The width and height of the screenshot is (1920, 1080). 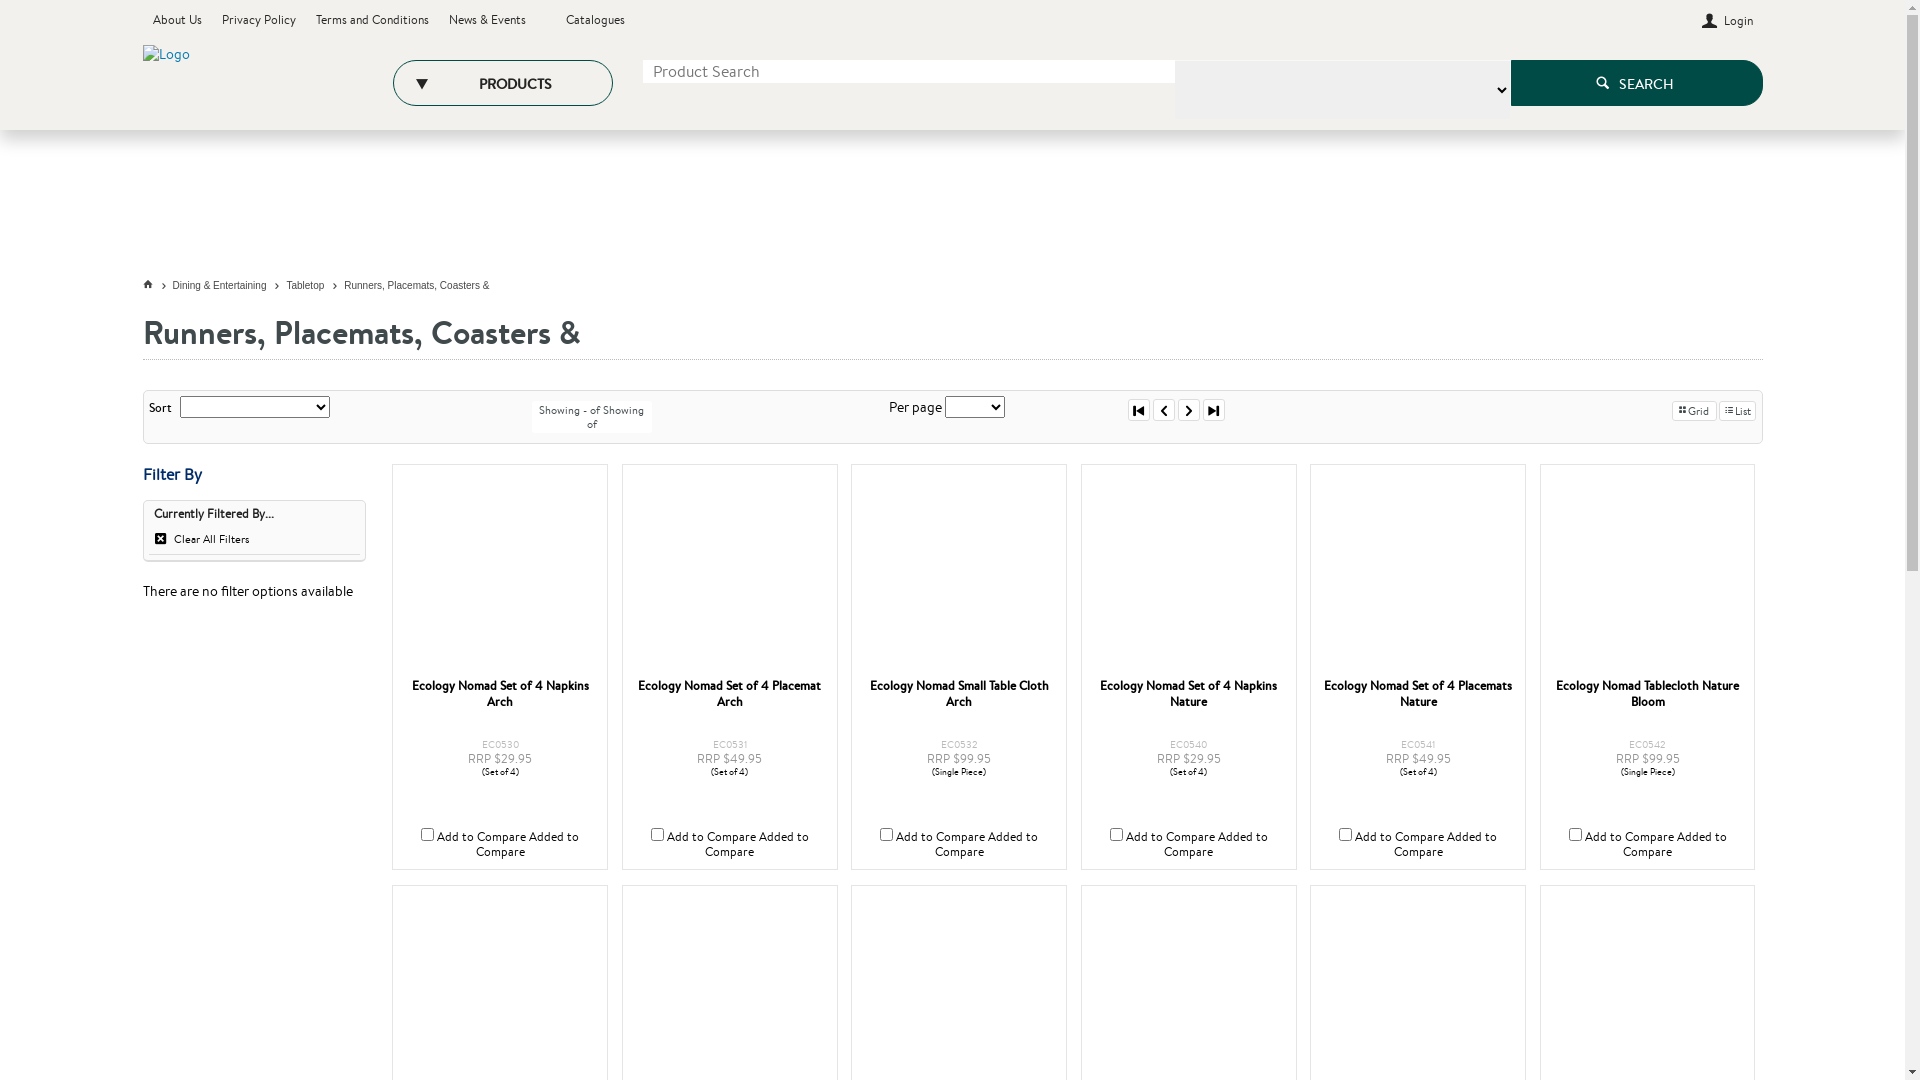 I want to click on 'Added to Compare', so click(x=1675, y=844).